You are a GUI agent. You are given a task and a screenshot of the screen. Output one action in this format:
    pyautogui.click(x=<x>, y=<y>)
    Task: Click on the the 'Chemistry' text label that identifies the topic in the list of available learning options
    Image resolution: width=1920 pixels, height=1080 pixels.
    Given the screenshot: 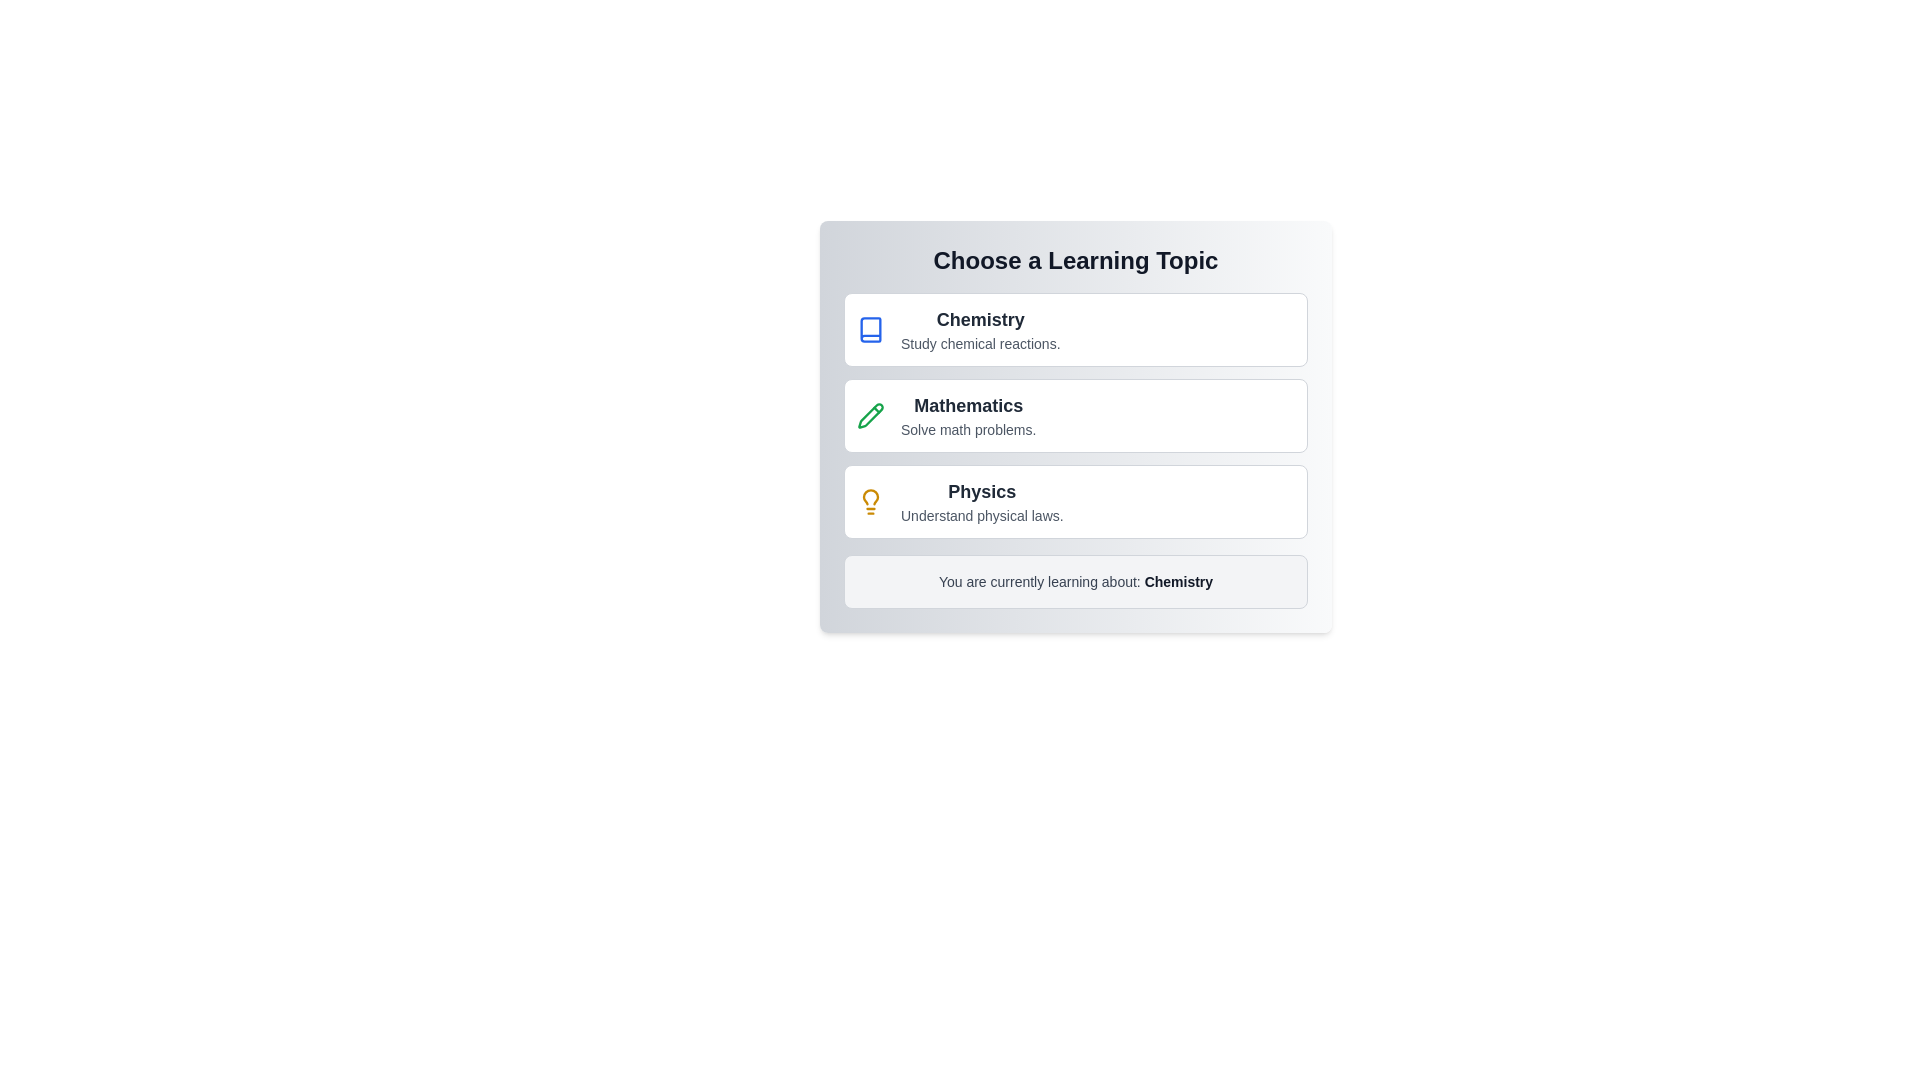 What is the action you would take?
    pyautogui.click(x=980, y=319)
    